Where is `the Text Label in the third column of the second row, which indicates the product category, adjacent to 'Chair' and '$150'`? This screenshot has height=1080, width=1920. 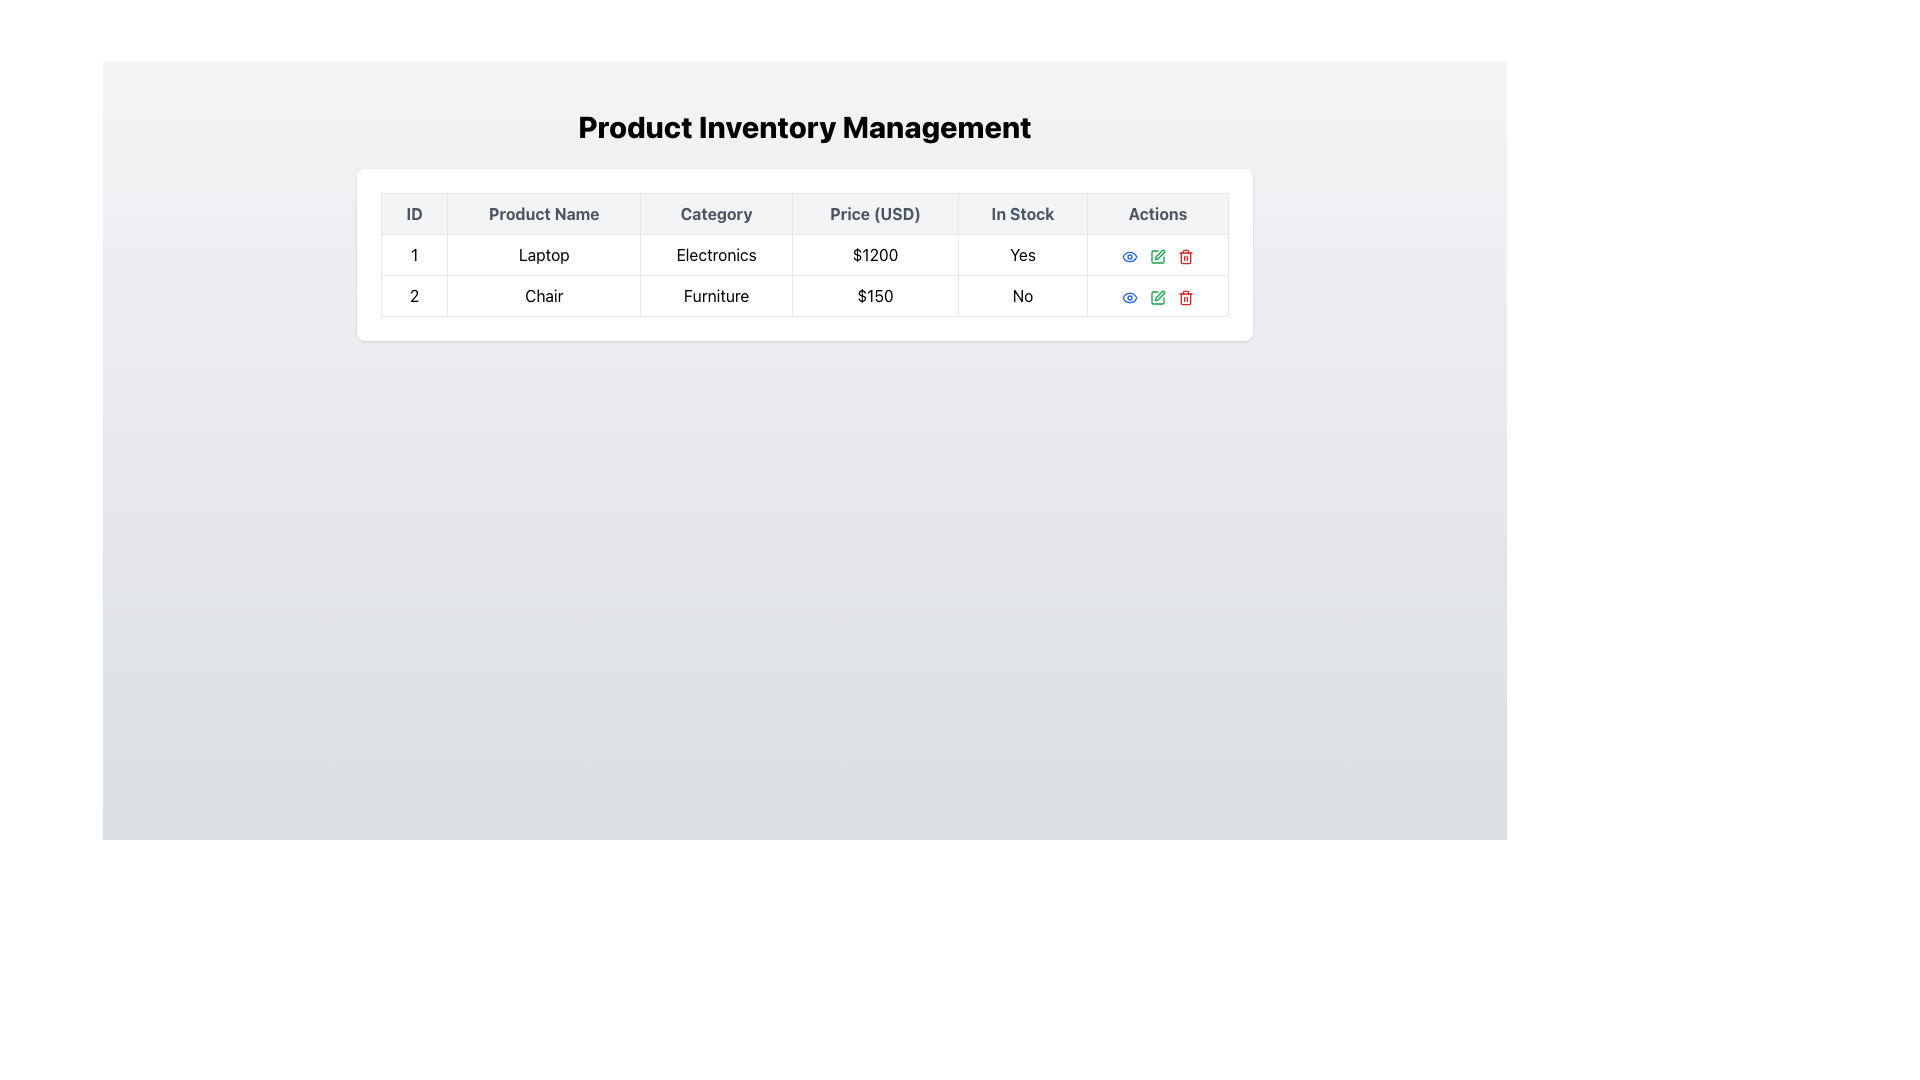
the Text Label in the third column of the second row, which indicates the product category, adjacent to 'Chair' and '$150' is located at coordinates (716, 296).